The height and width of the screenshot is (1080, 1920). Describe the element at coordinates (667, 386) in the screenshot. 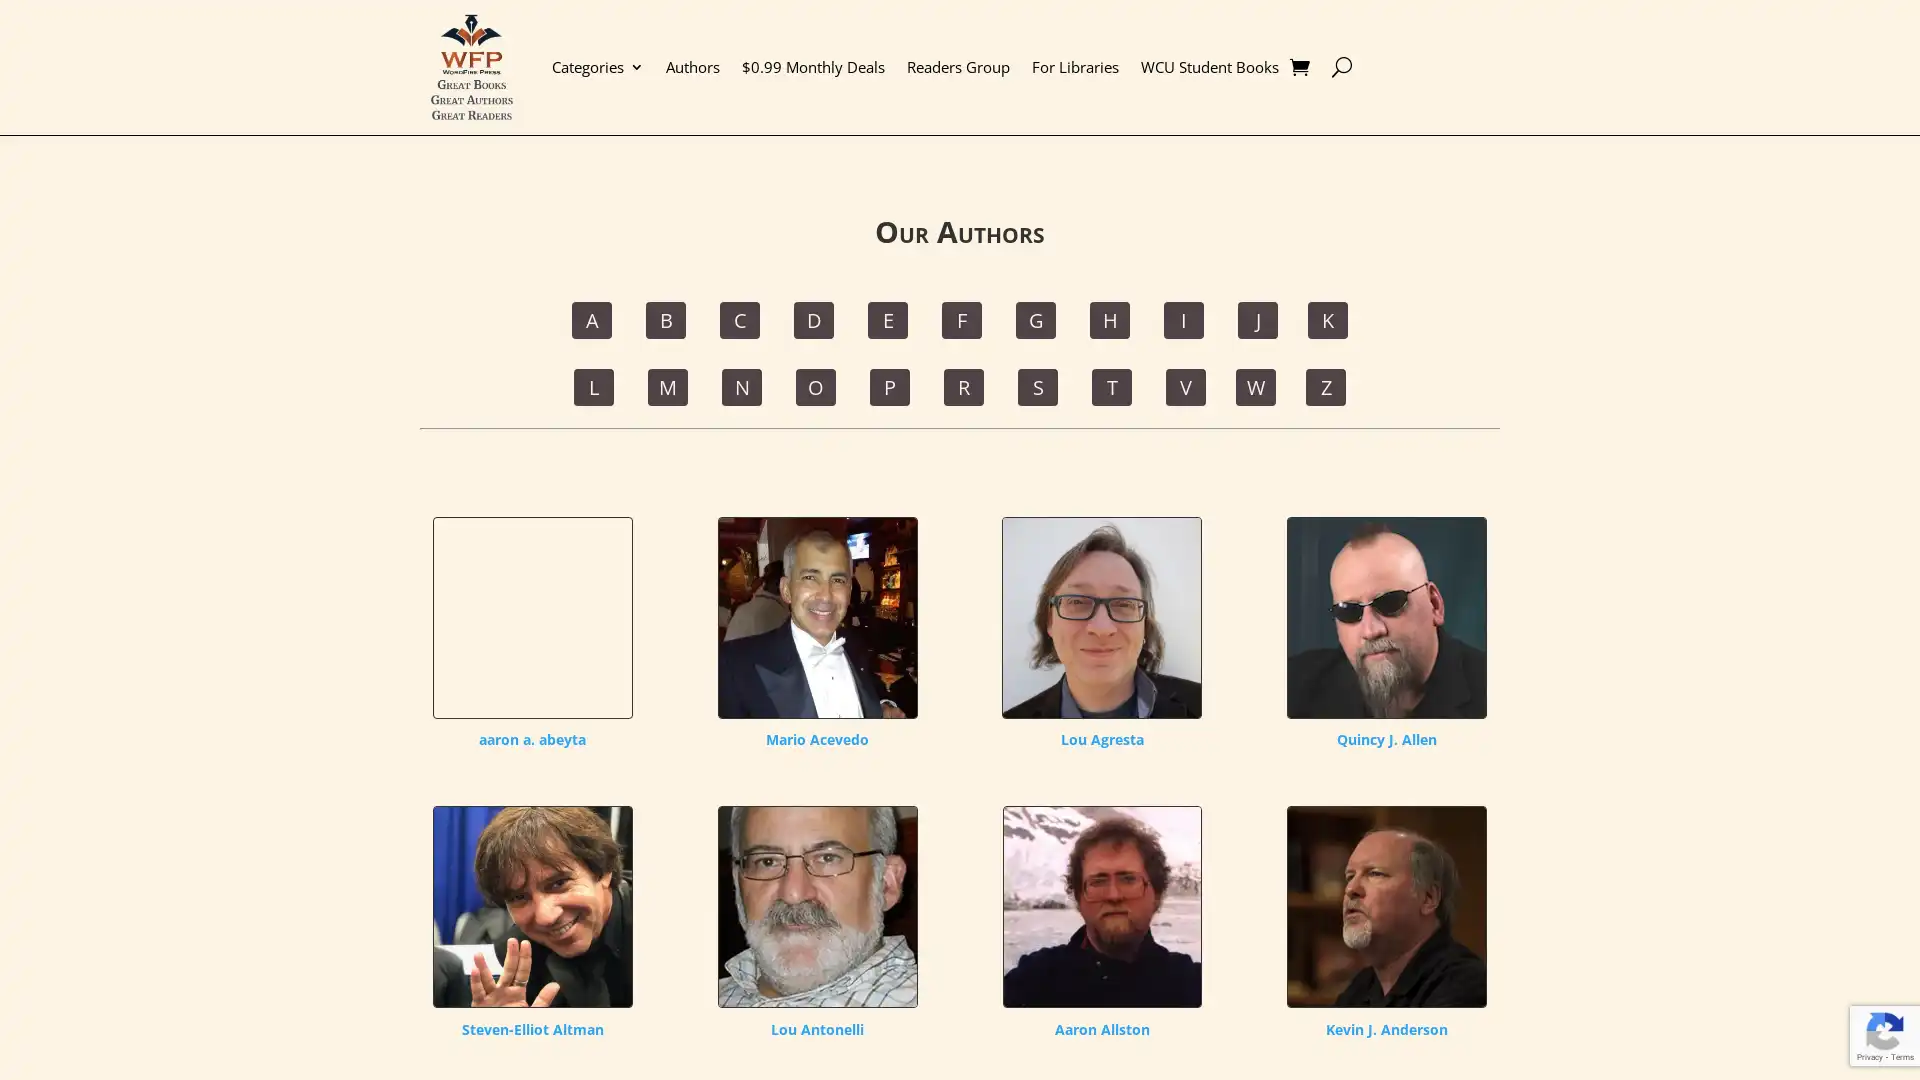

I see `M` at that location.